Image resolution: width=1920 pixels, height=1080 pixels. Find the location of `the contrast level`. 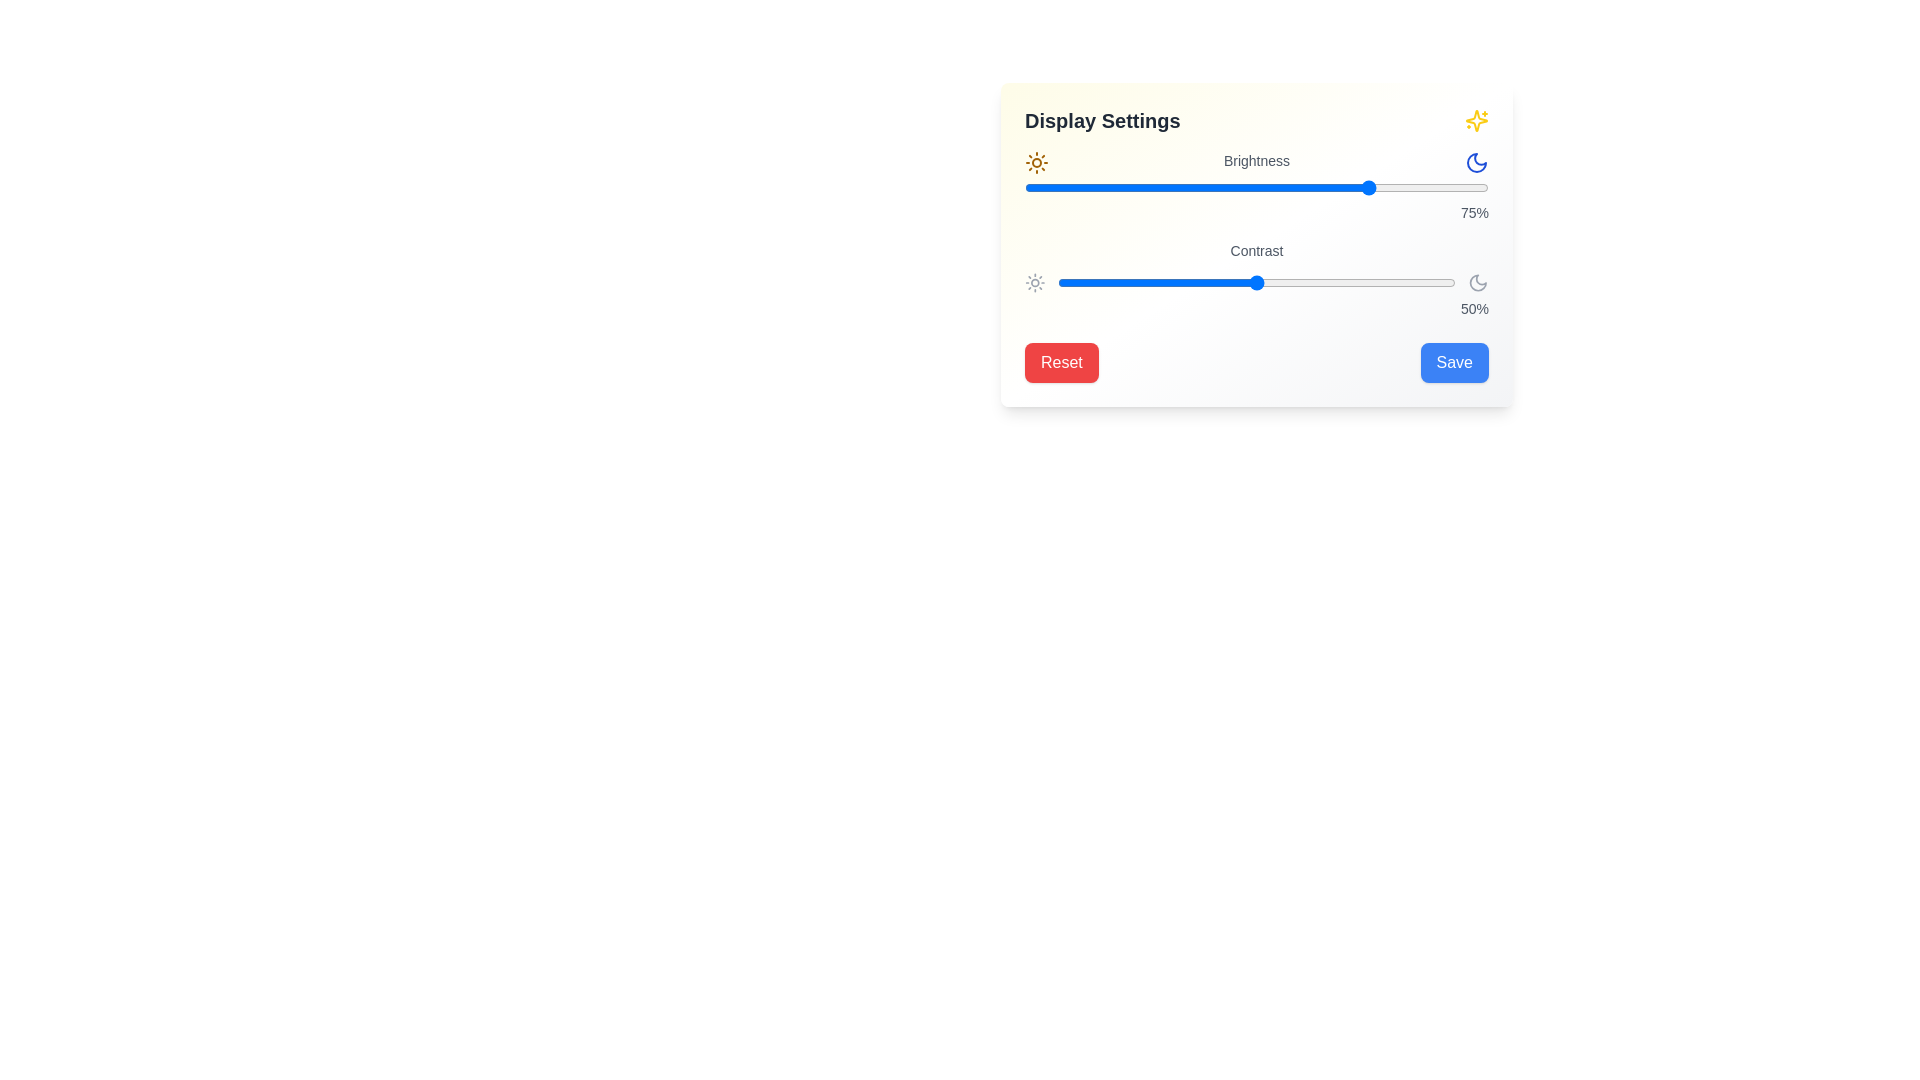

the contrast level is located at coordinates (1091, 282).